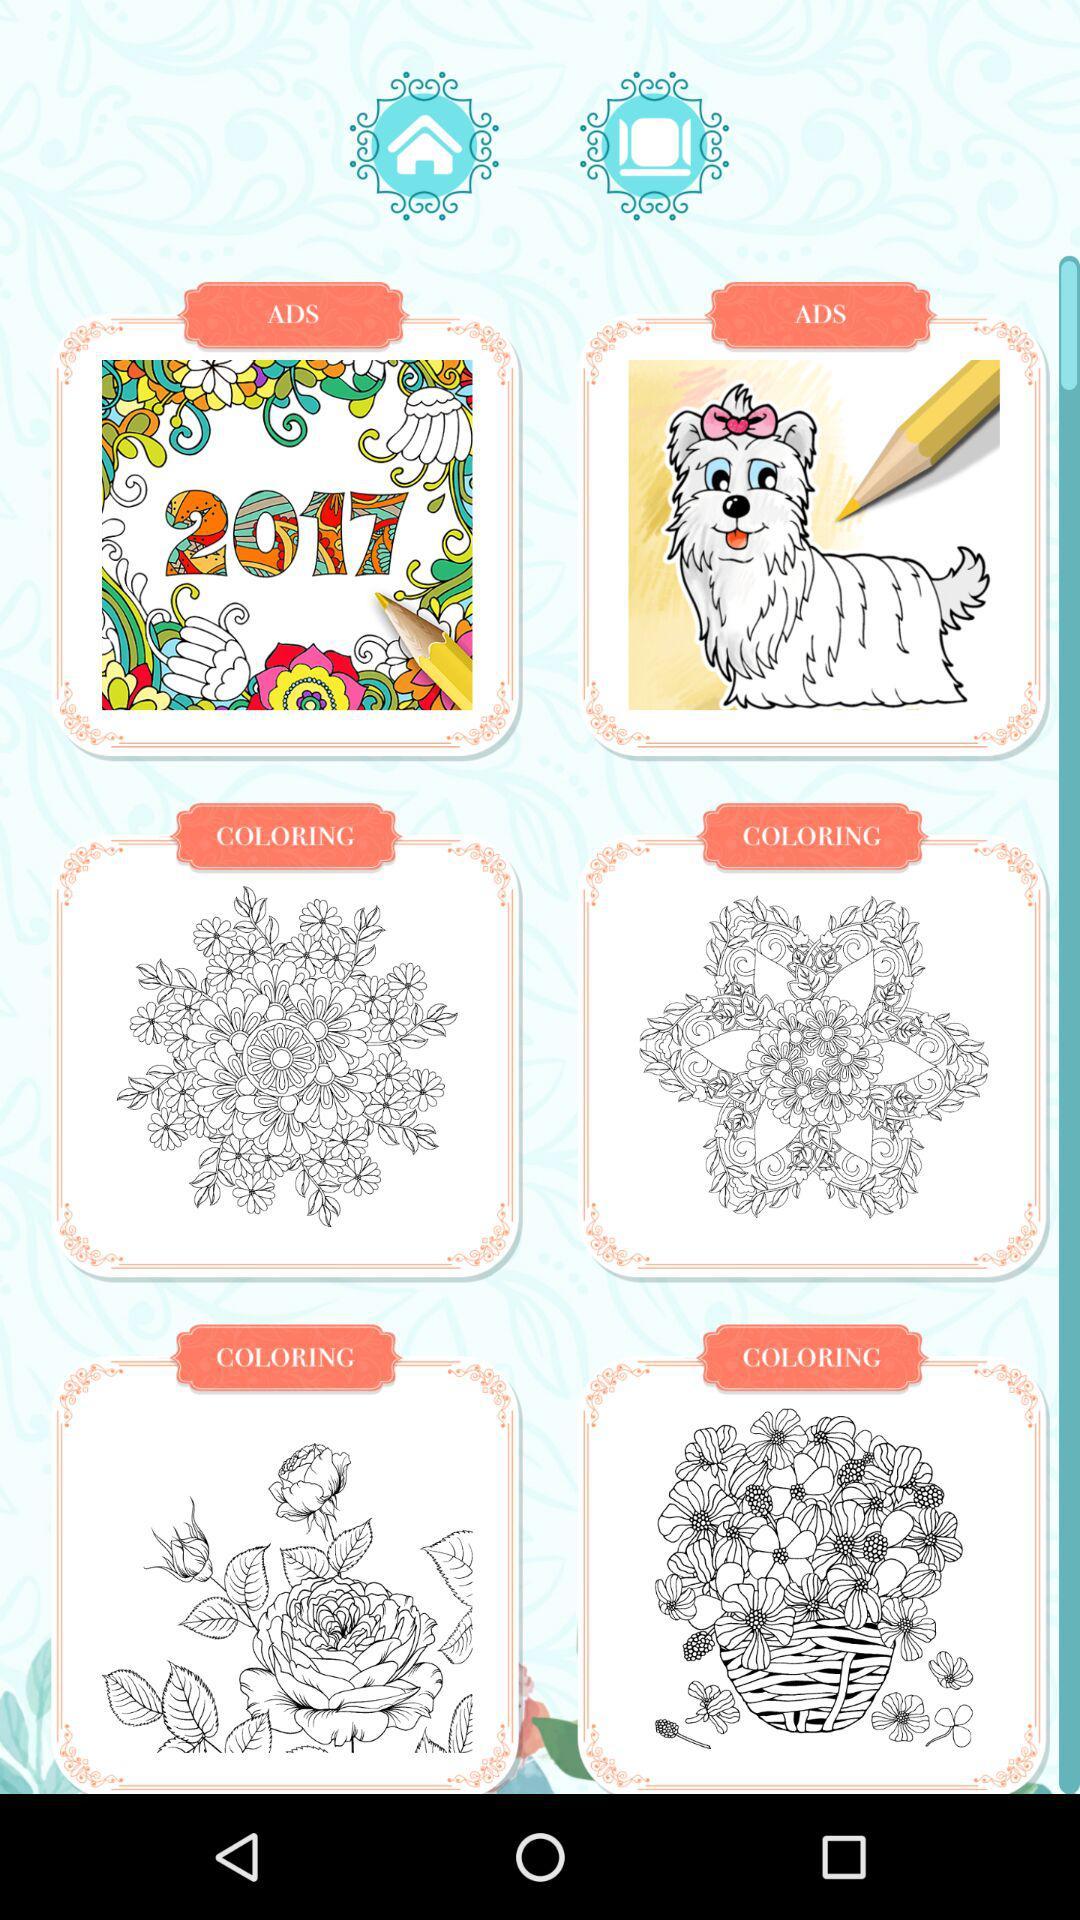 This screenshot has width=1080, height=1920. What do you see at coordinates (423, 145) in the screenshot?
I see `the home icon` at bounding box center [423, 145].